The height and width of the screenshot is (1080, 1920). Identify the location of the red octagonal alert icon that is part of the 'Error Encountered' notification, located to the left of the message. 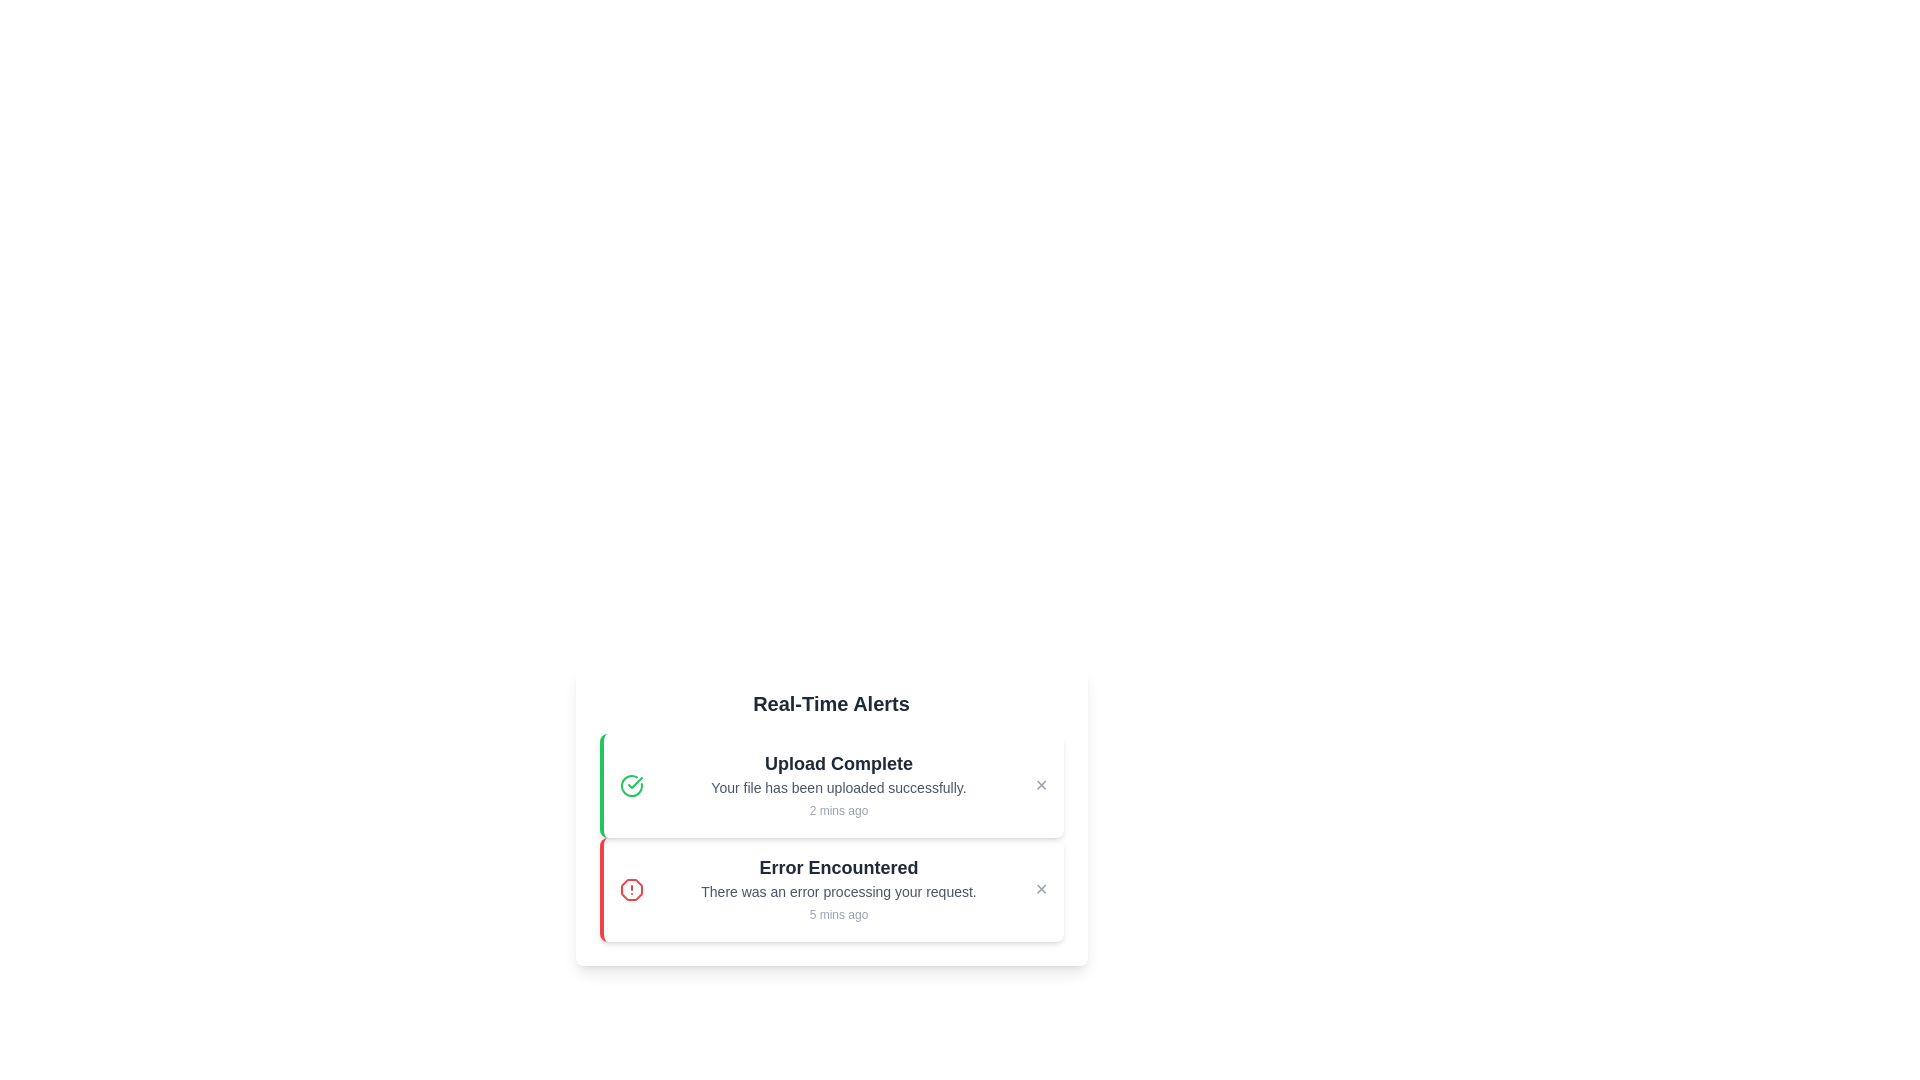
(630, 889).